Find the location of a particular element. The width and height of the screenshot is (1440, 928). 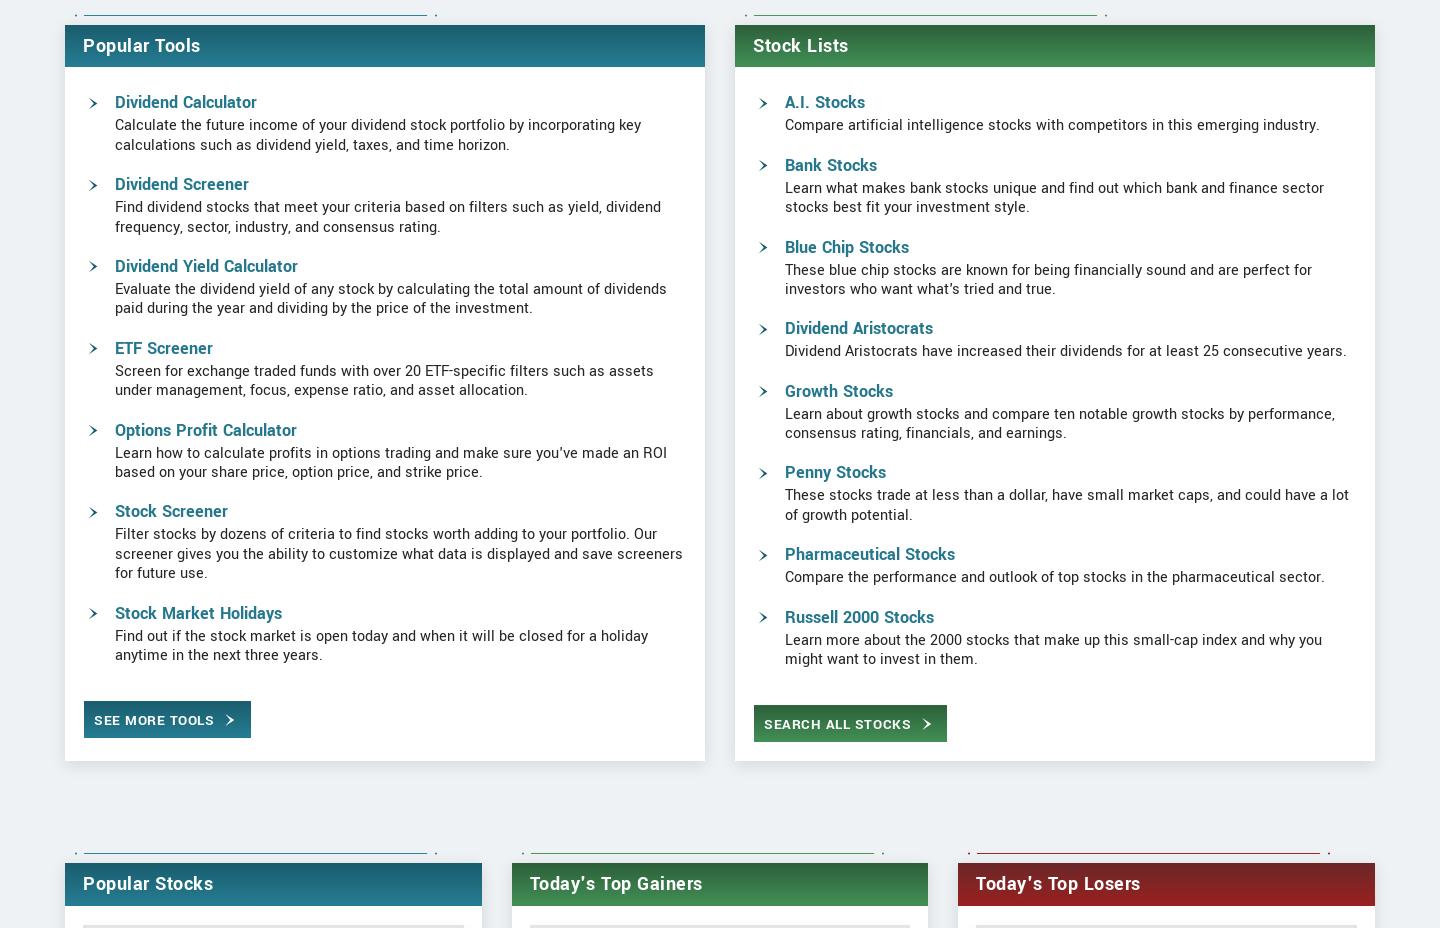

'Stock Screener' is located at coordinates (115, 575).